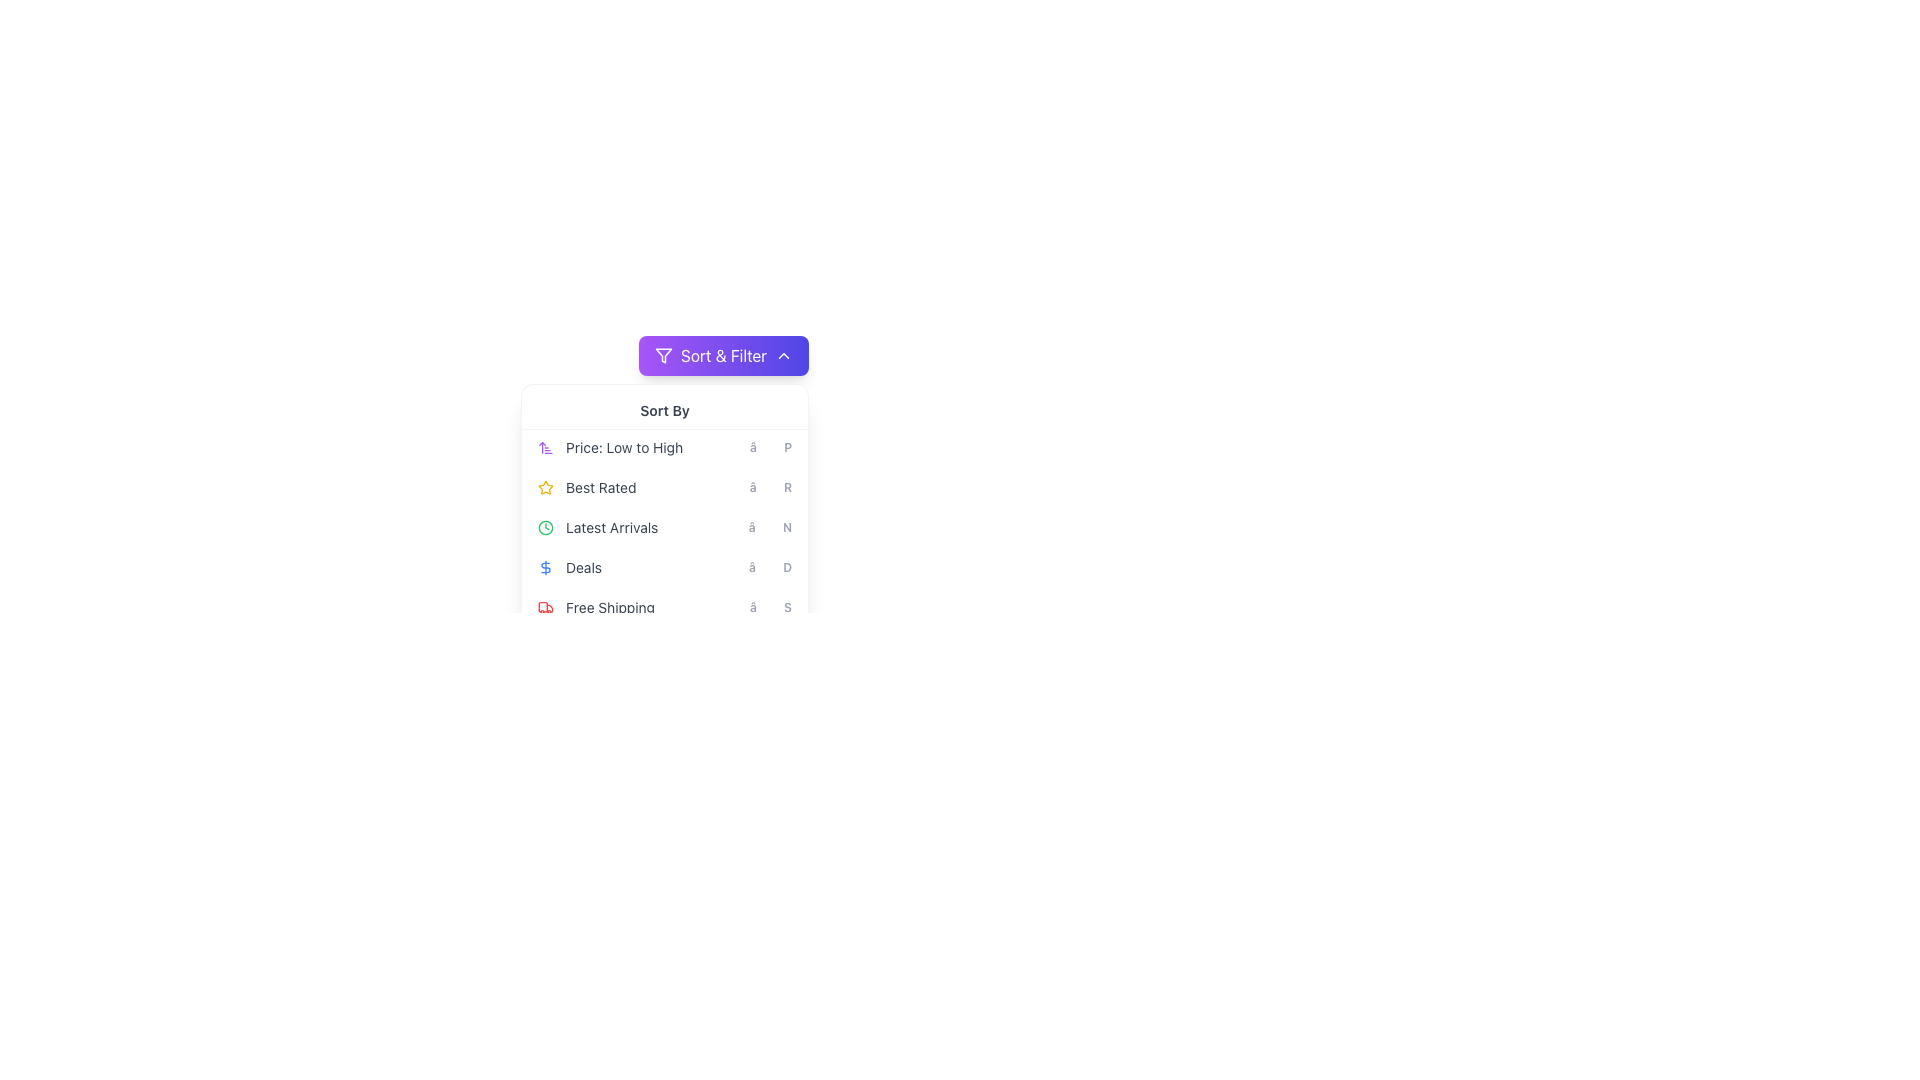  I want to click on text label 'Deals' located in the fourth position of the vertical menu, styled in gray and changes to purple when hovered over, so click(583, 567).